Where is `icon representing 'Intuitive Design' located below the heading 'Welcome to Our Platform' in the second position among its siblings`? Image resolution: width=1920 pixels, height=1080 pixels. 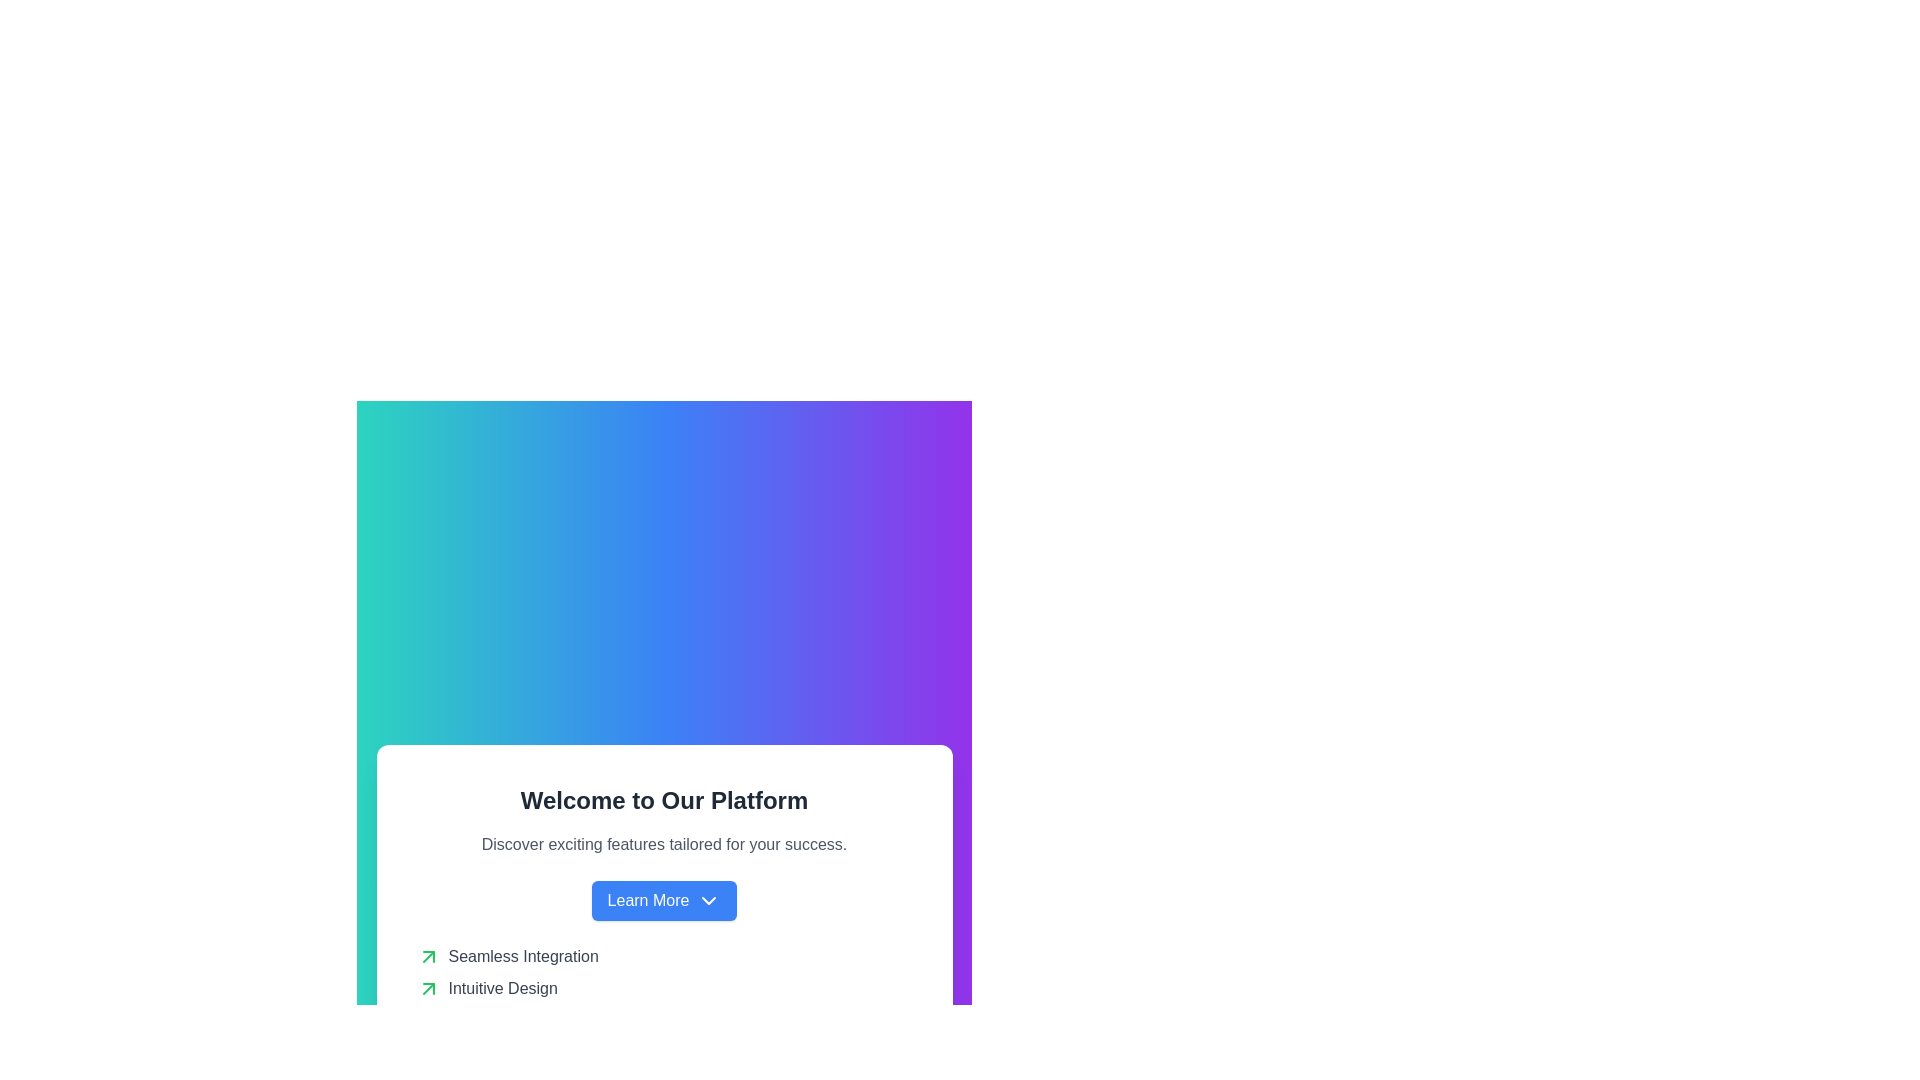 icon representing 'Intuitive Design' located below the heading 'Welcome to Our Platform' in the second position among its siblings is located at coordinates (664, 987).